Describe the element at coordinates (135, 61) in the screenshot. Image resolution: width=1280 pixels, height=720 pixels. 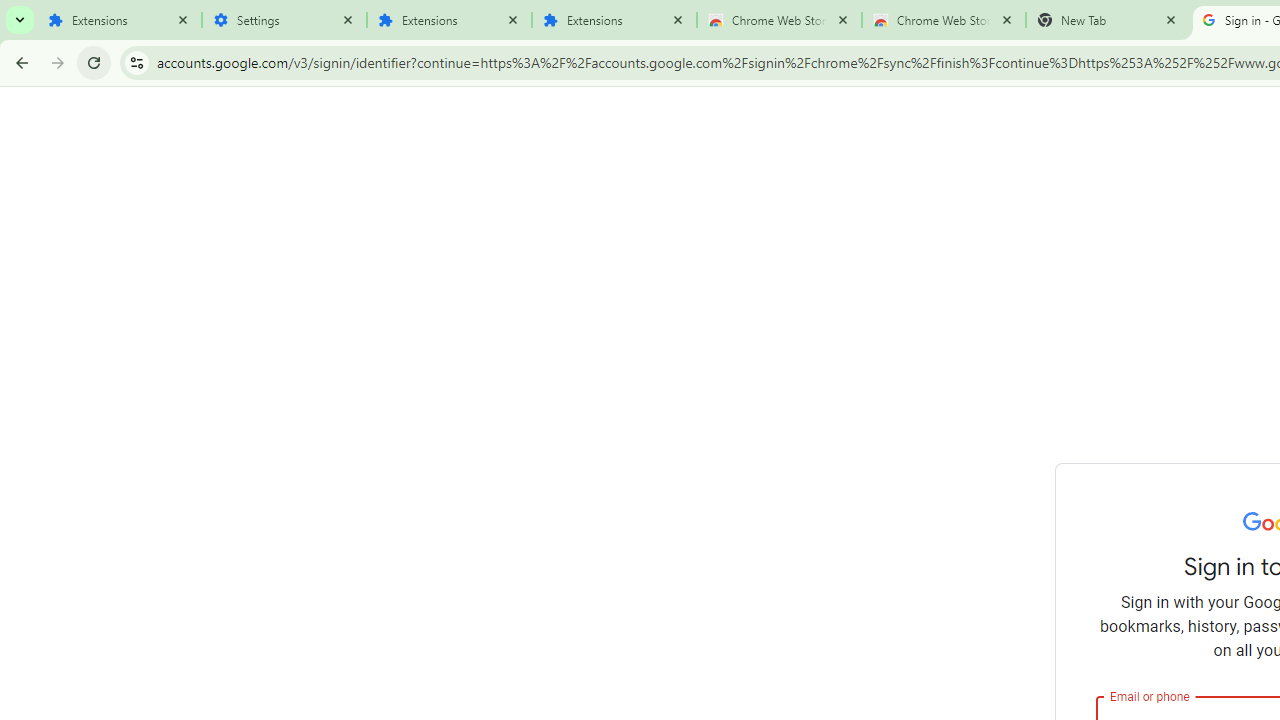
I see `'View site information'` at that location.